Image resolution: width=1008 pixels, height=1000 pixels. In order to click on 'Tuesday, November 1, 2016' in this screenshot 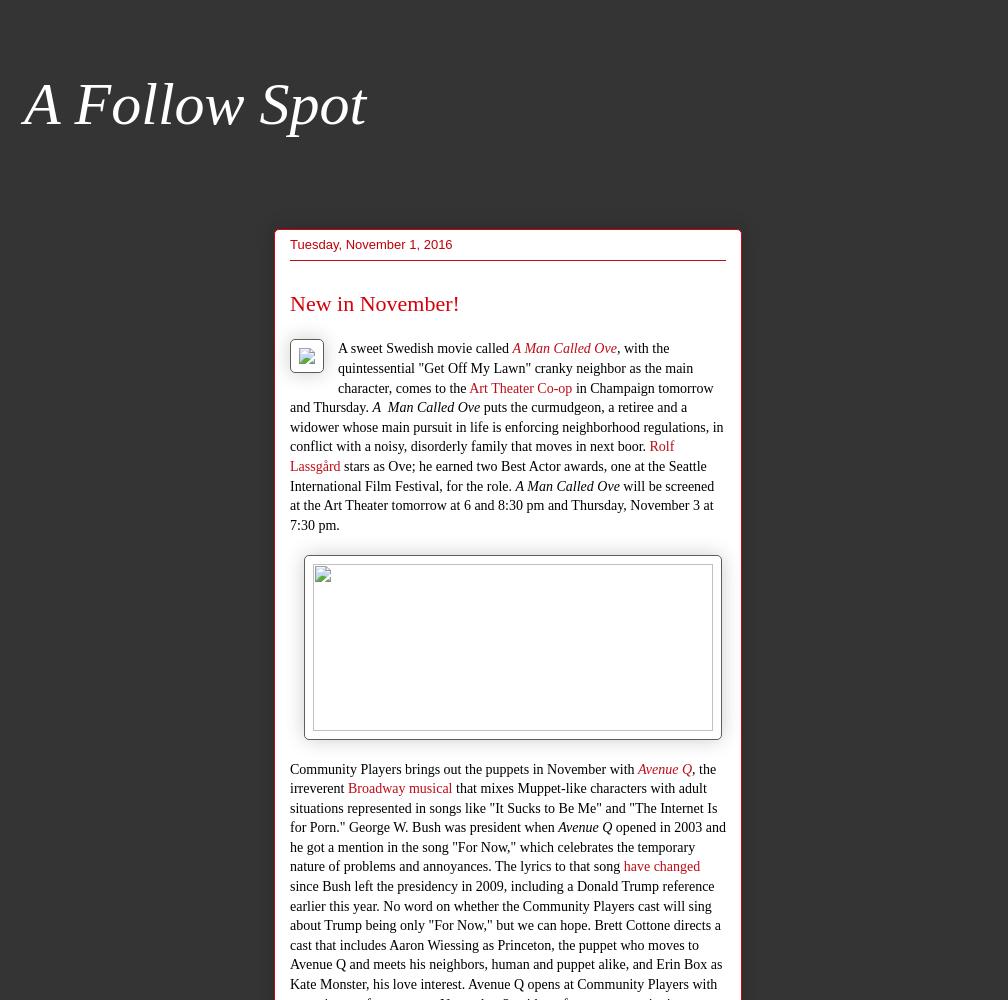, I will do `click(371, 242)`.